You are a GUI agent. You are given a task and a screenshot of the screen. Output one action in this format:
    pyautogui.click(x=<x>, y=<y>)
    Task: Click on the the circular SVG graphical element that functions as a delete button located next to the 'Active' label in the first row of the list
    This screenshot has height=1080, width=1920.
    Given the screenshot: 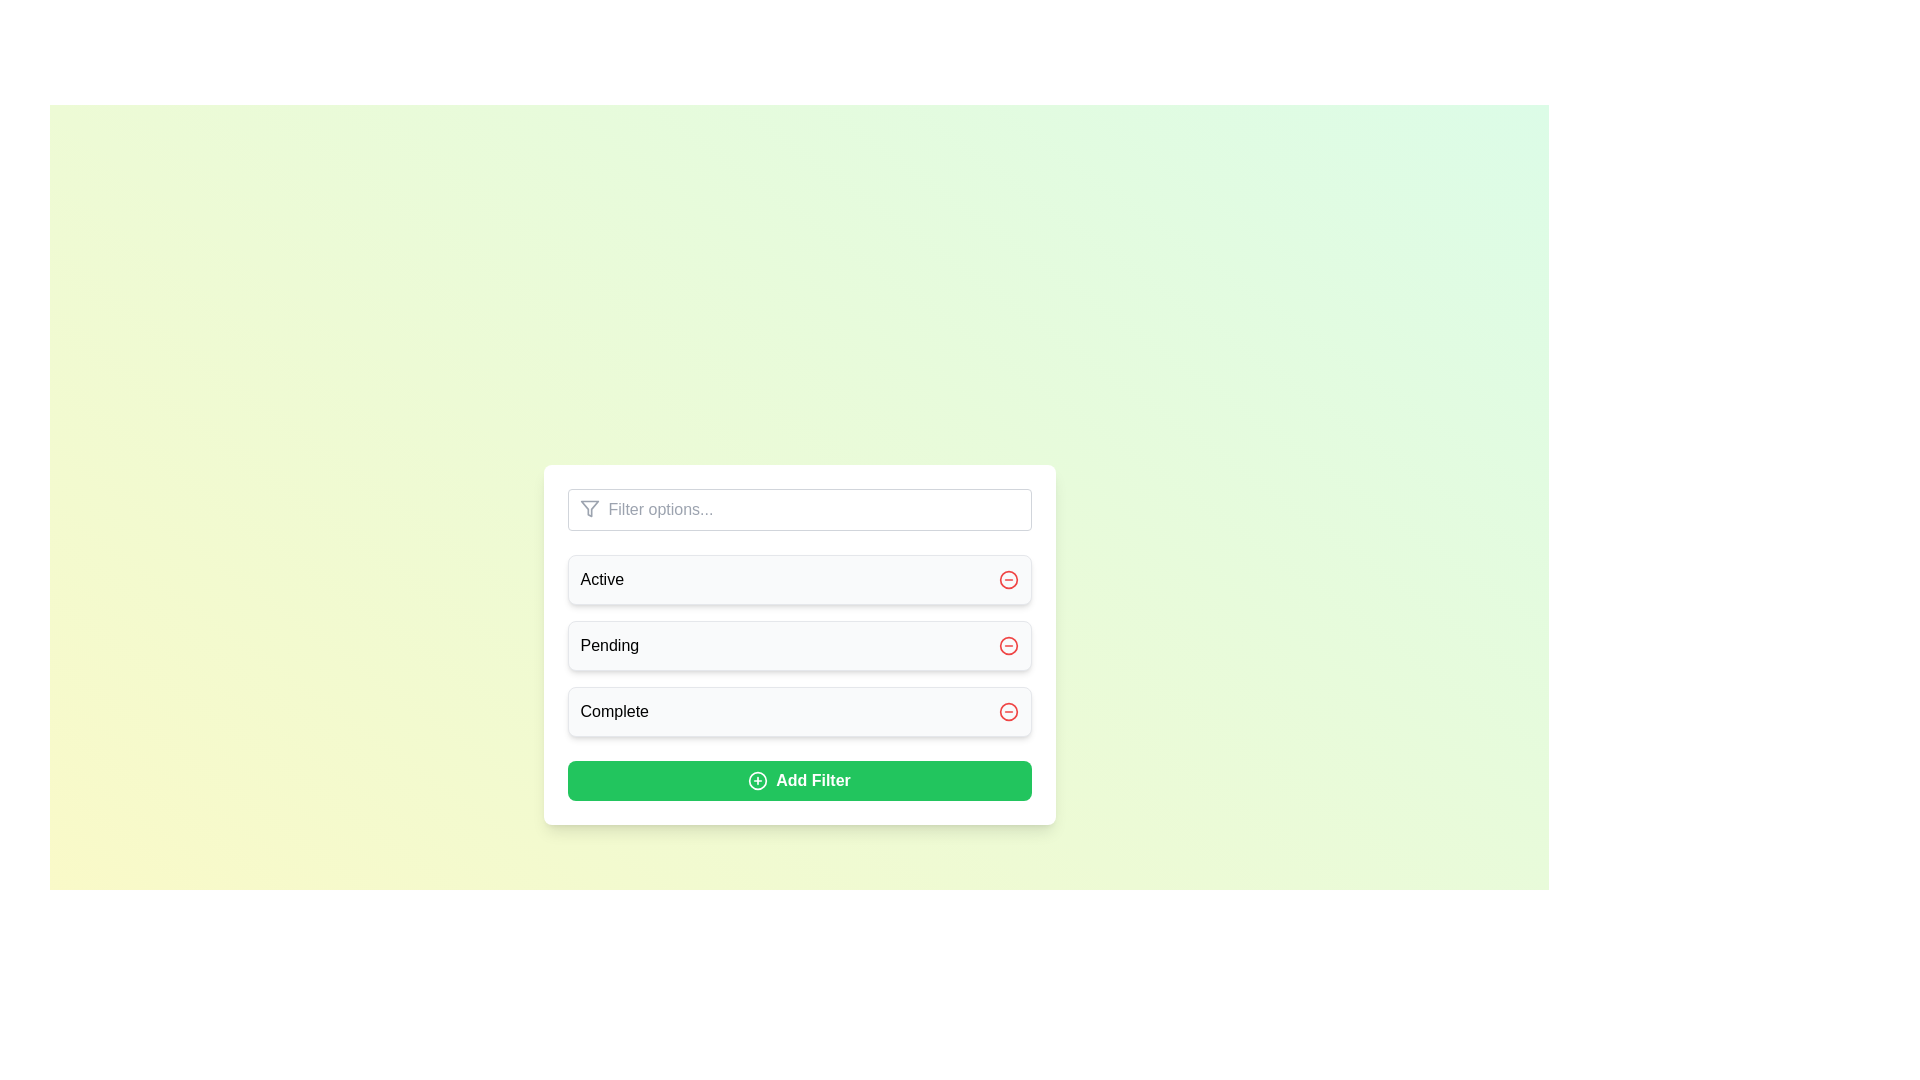 What is the action you would take?
    pyautogui.click(x=1008, y=579)
    